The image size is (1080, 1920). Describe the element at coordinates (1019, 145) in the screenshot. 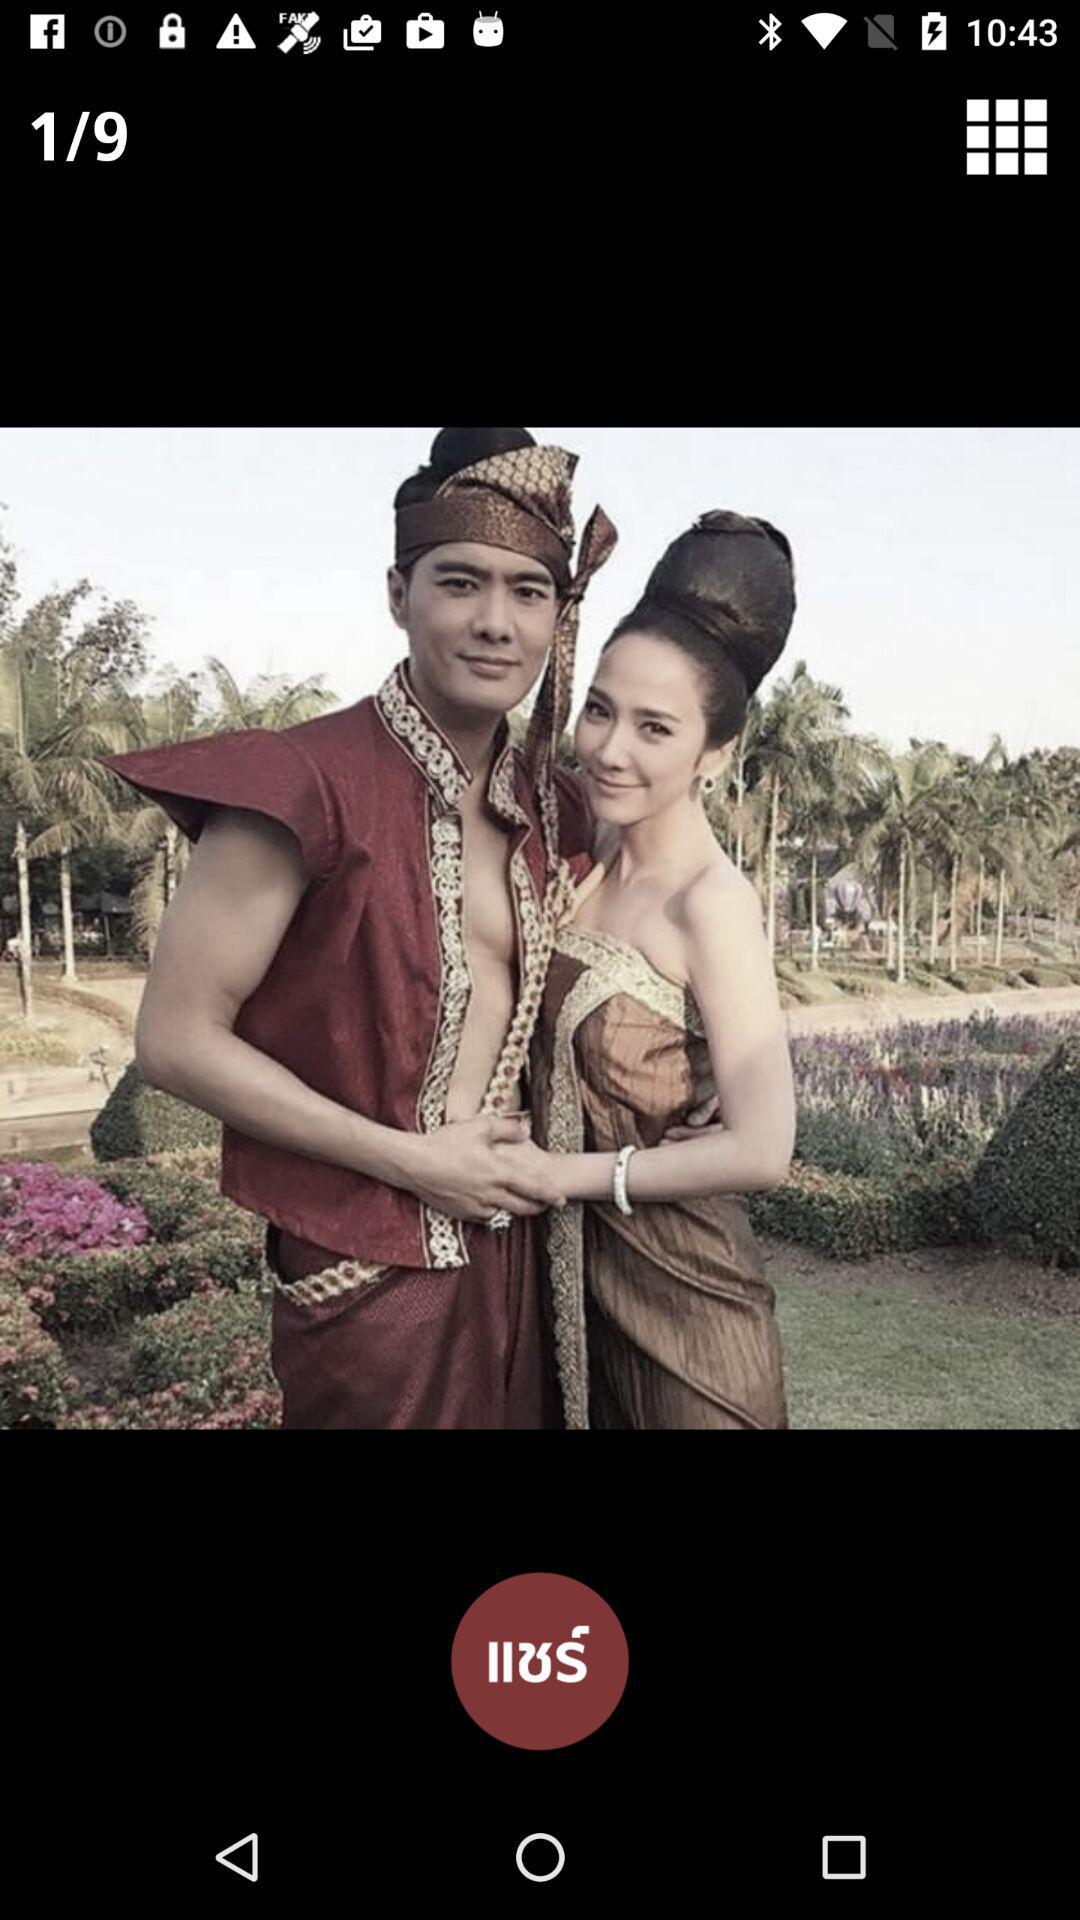

I see `the dashboard icon` at that location.